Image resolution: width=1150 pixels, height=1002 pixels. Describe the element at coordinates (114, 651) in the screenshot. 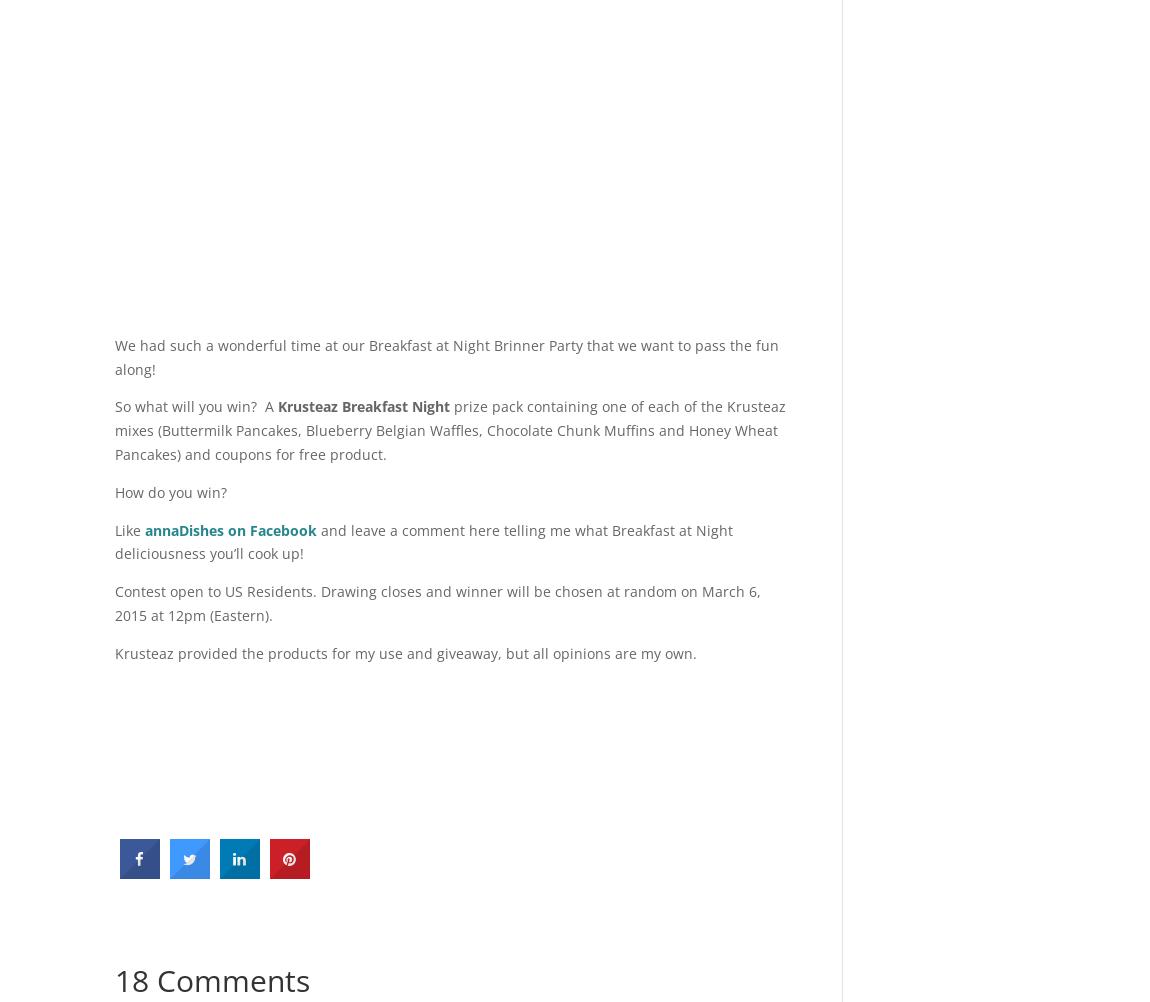

I see `'Krusteaz provided the products for my use and giveaway, but all opinions are my own.'` at that location.